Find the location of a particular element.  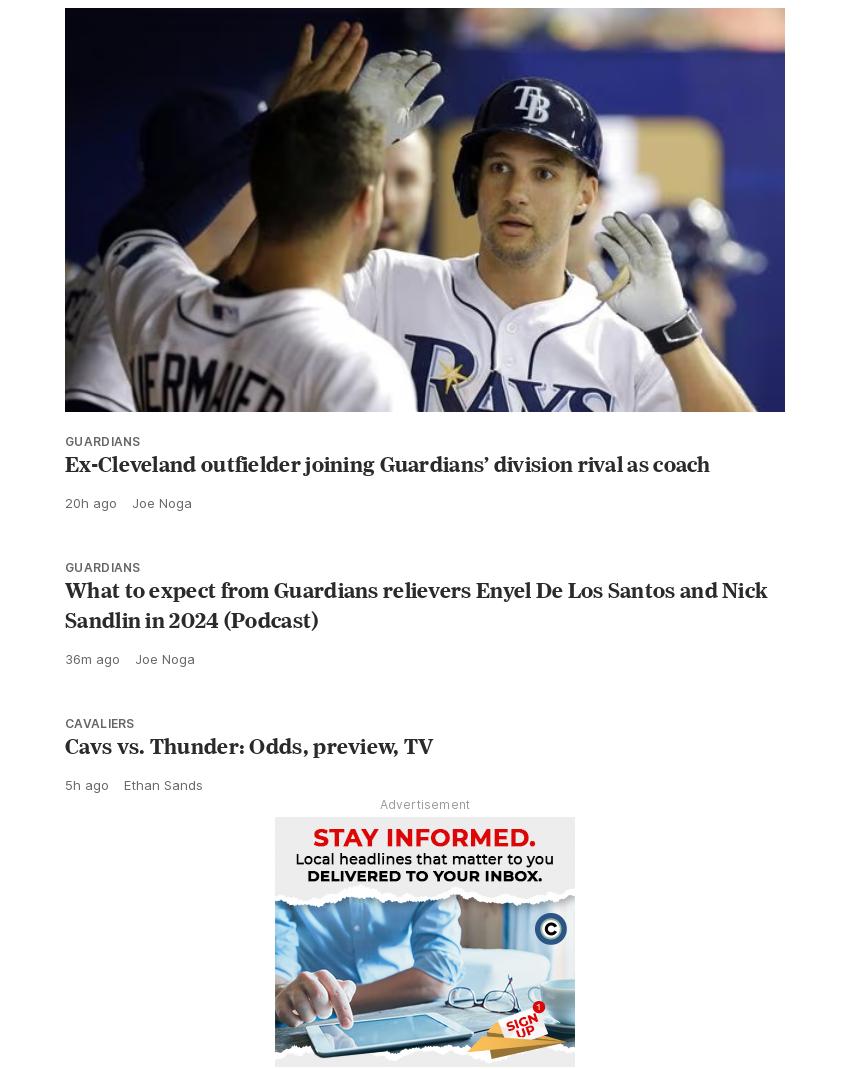

'20h ago' is located at coordinates (90, 547).